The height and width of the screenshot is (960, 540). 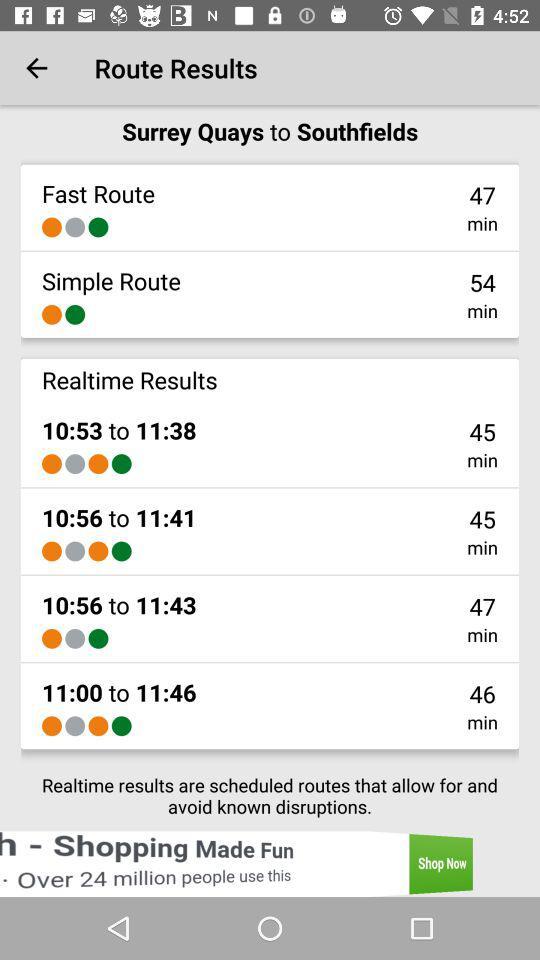 What do you see at coordinates (74, 725) in the screenshot?
I see `icon below 11 00 to` at bounding box center [74, 725].